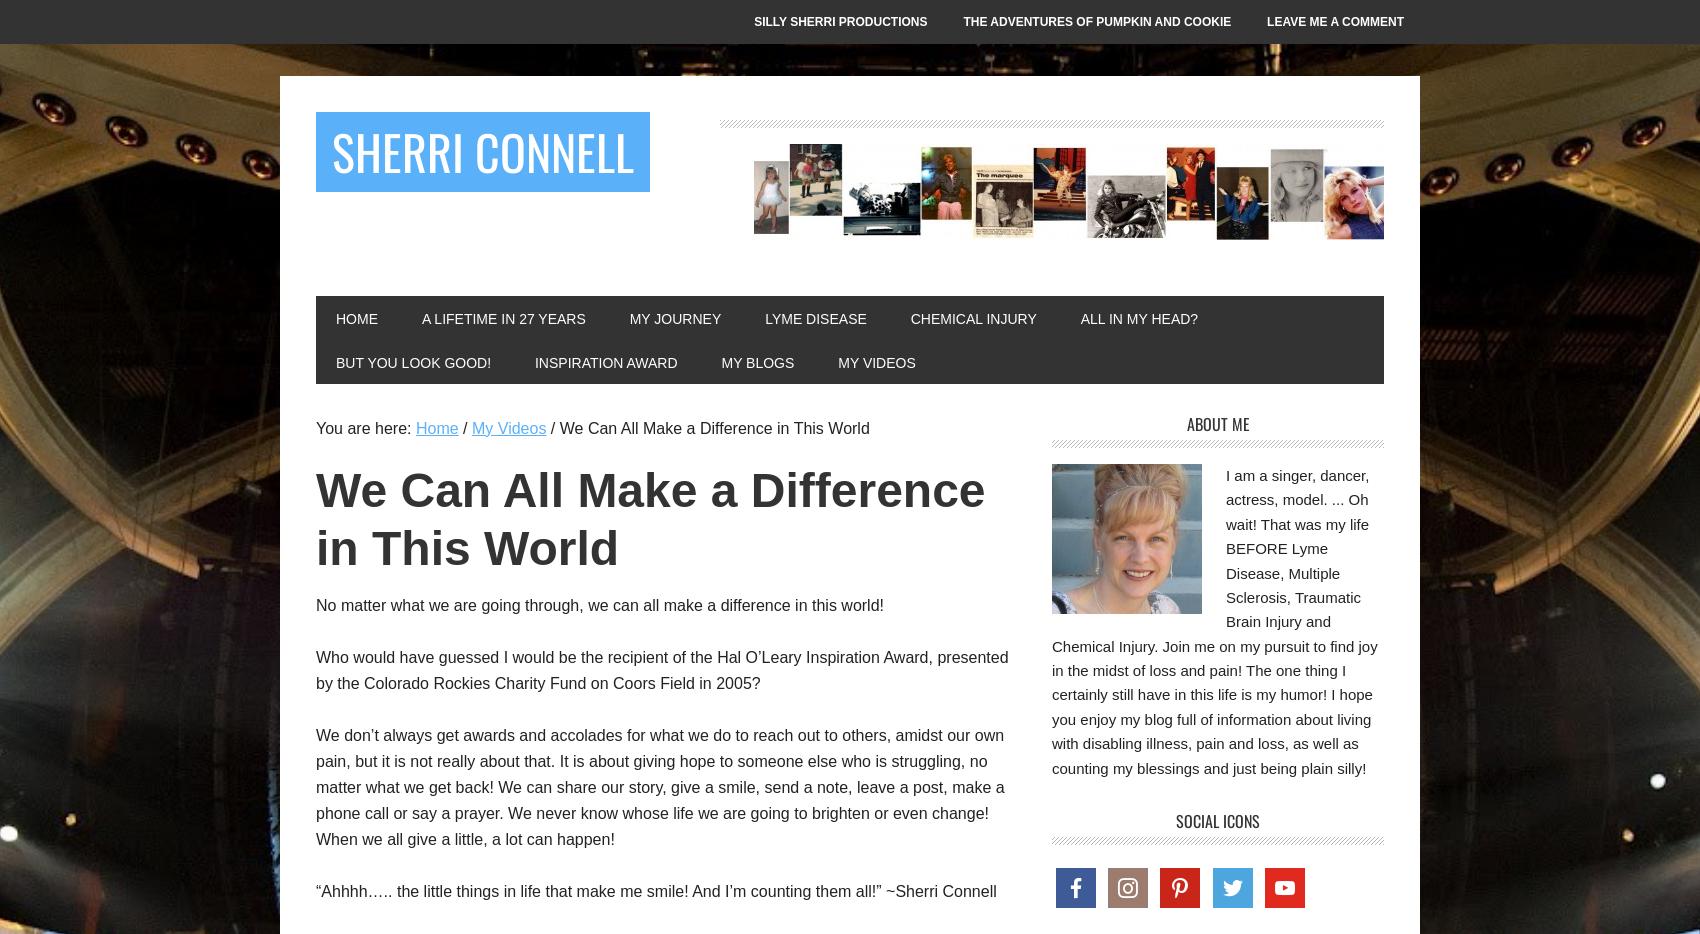  Describe the element at coordinates (412, 363) in the screenshot. I see `'But You LOOK Good!'` at that location.